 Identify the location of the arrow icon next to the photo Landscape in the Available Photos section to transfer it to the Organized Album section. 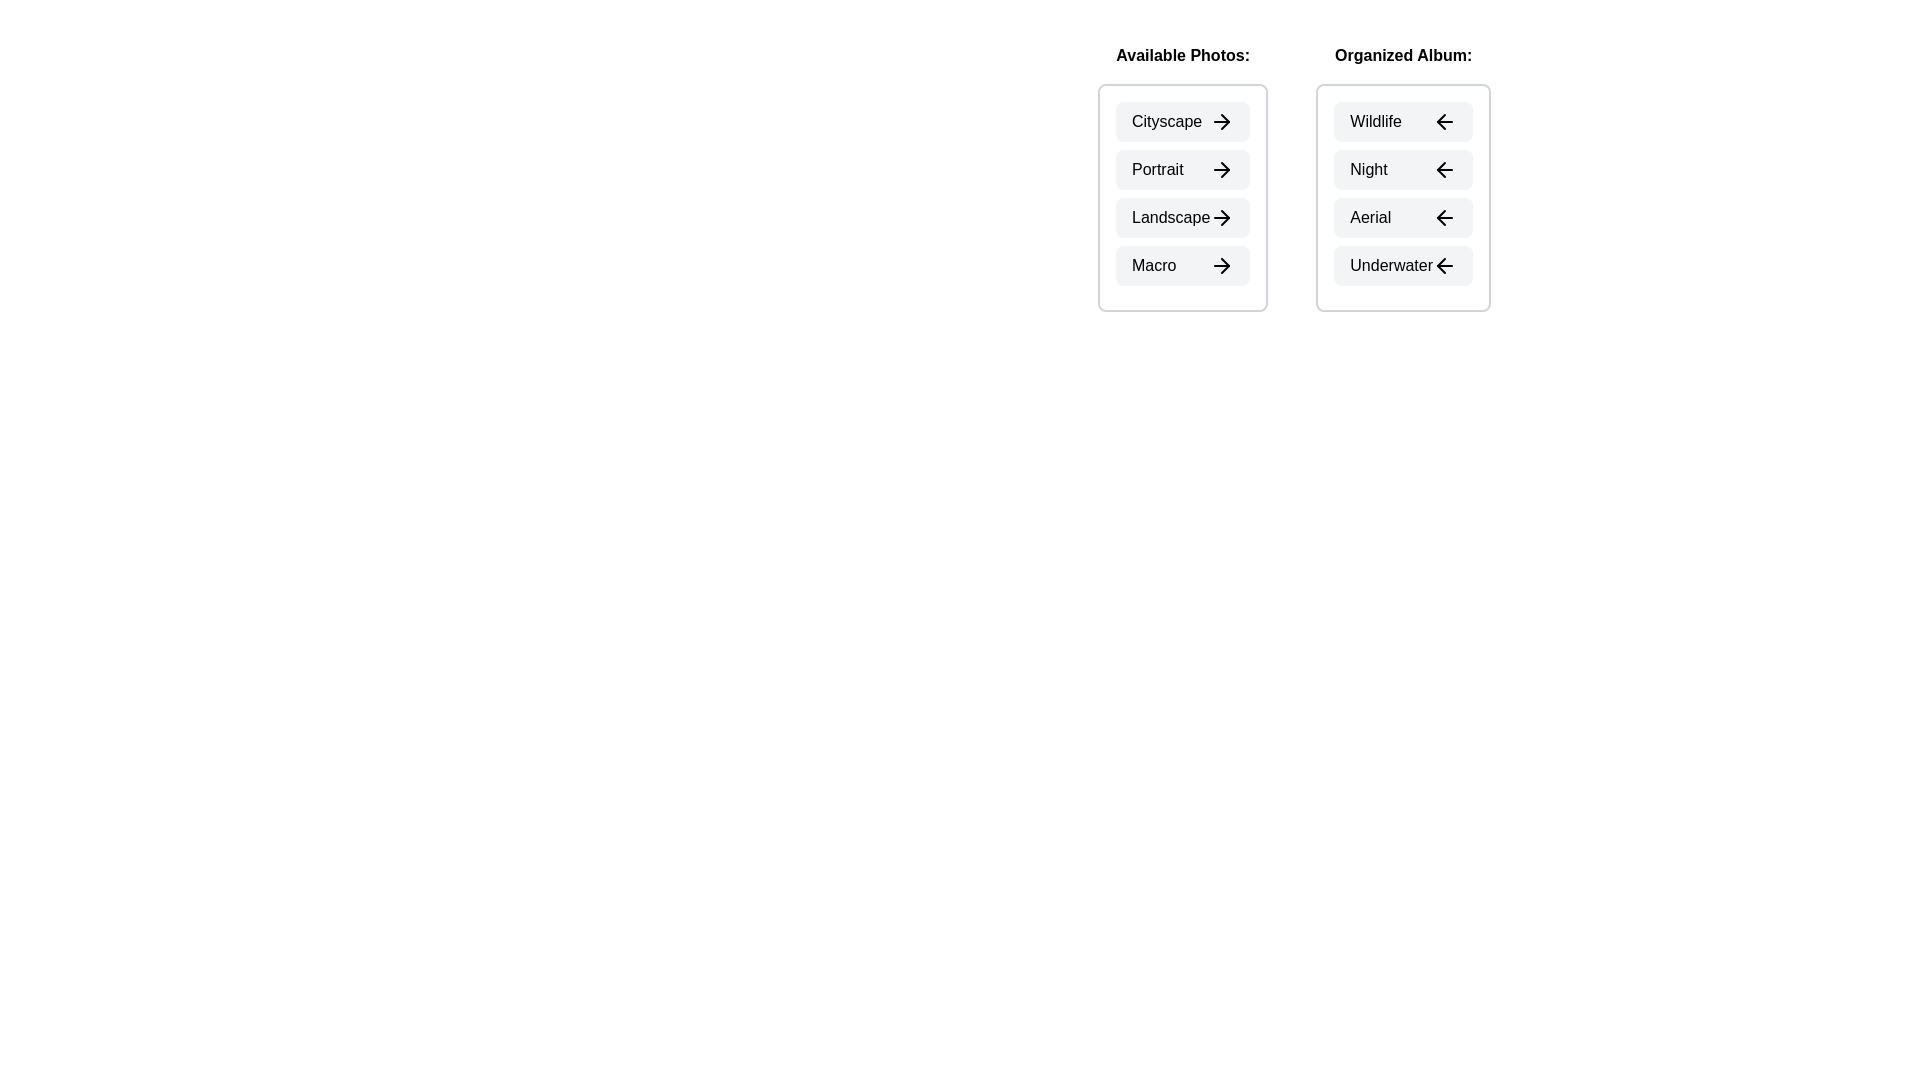
(1221, 218).